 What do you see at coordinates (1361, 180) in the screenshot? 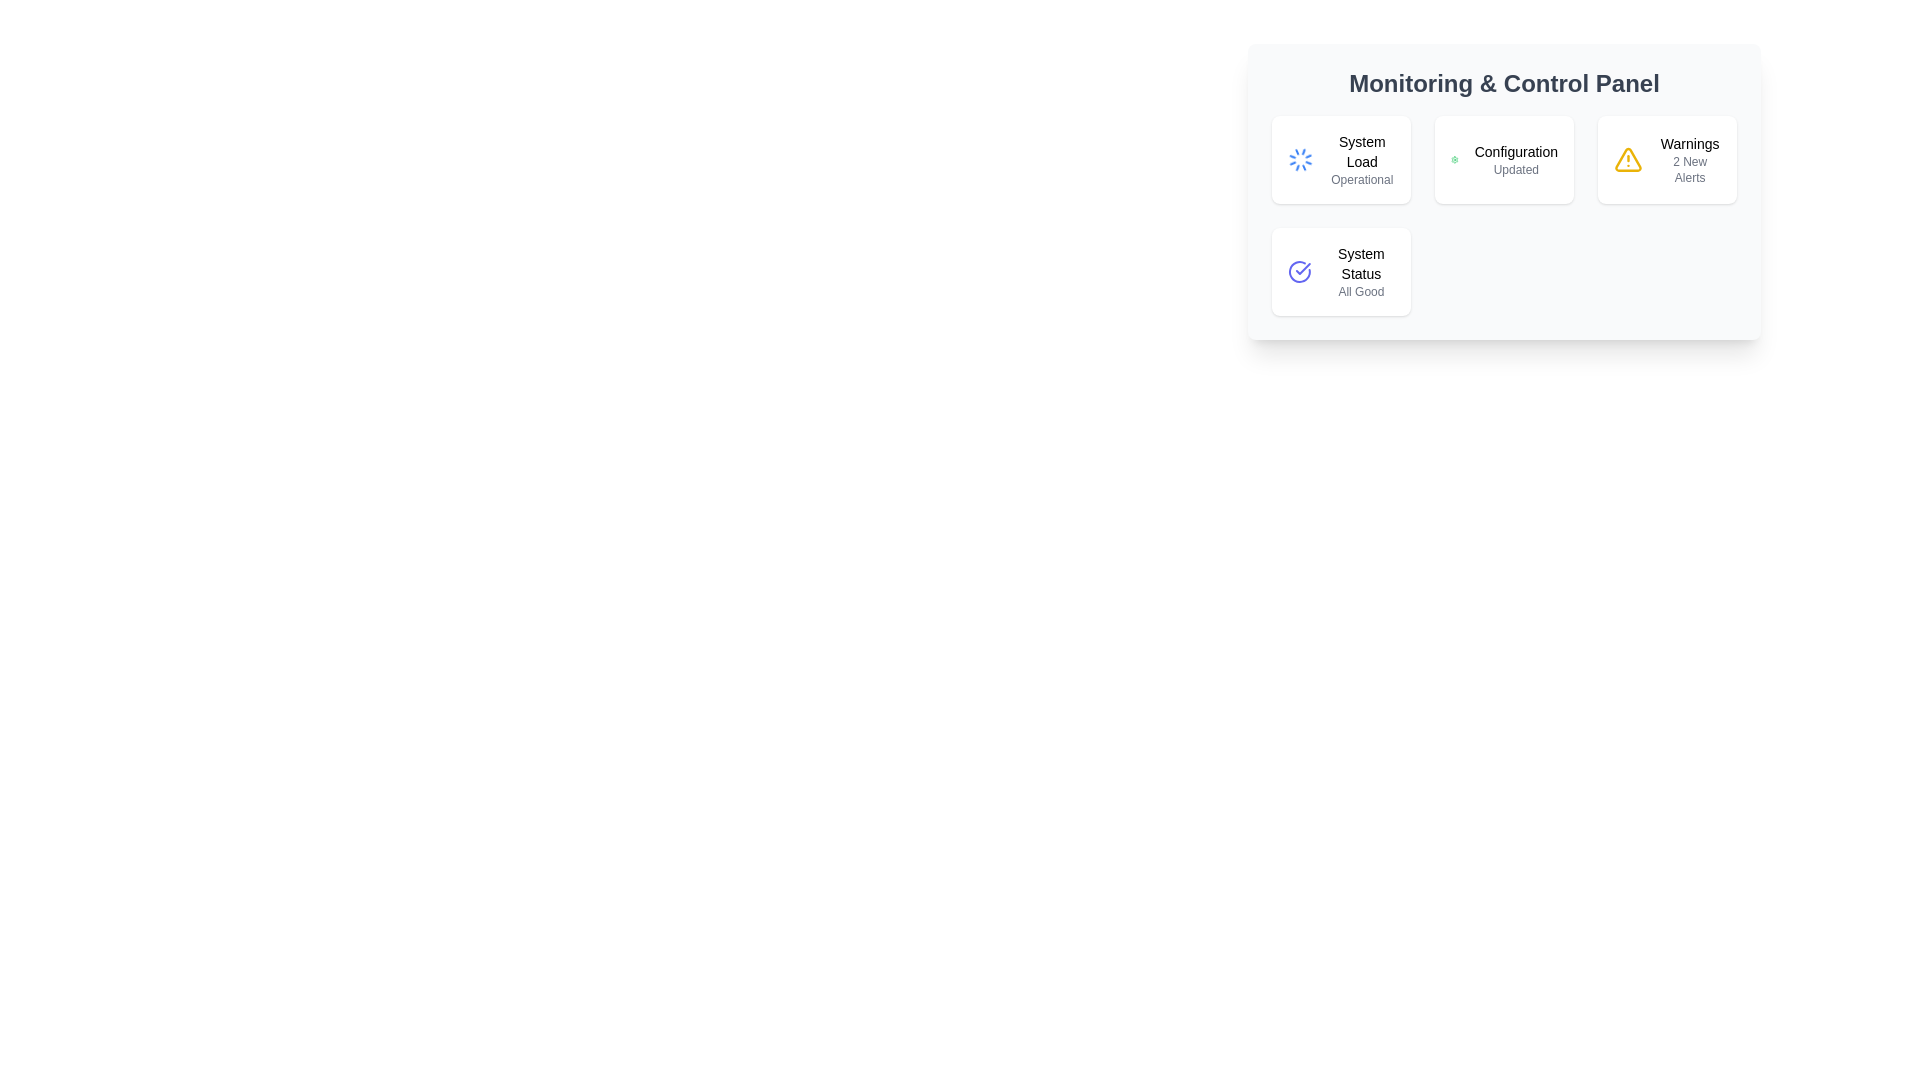
I see `the text label displaying 'operational' in lowercase letters, styled with a gray font, located beneath the 'System Load' label in the Monitoring & Control Panel interface` at bounding box center [1361, 180].